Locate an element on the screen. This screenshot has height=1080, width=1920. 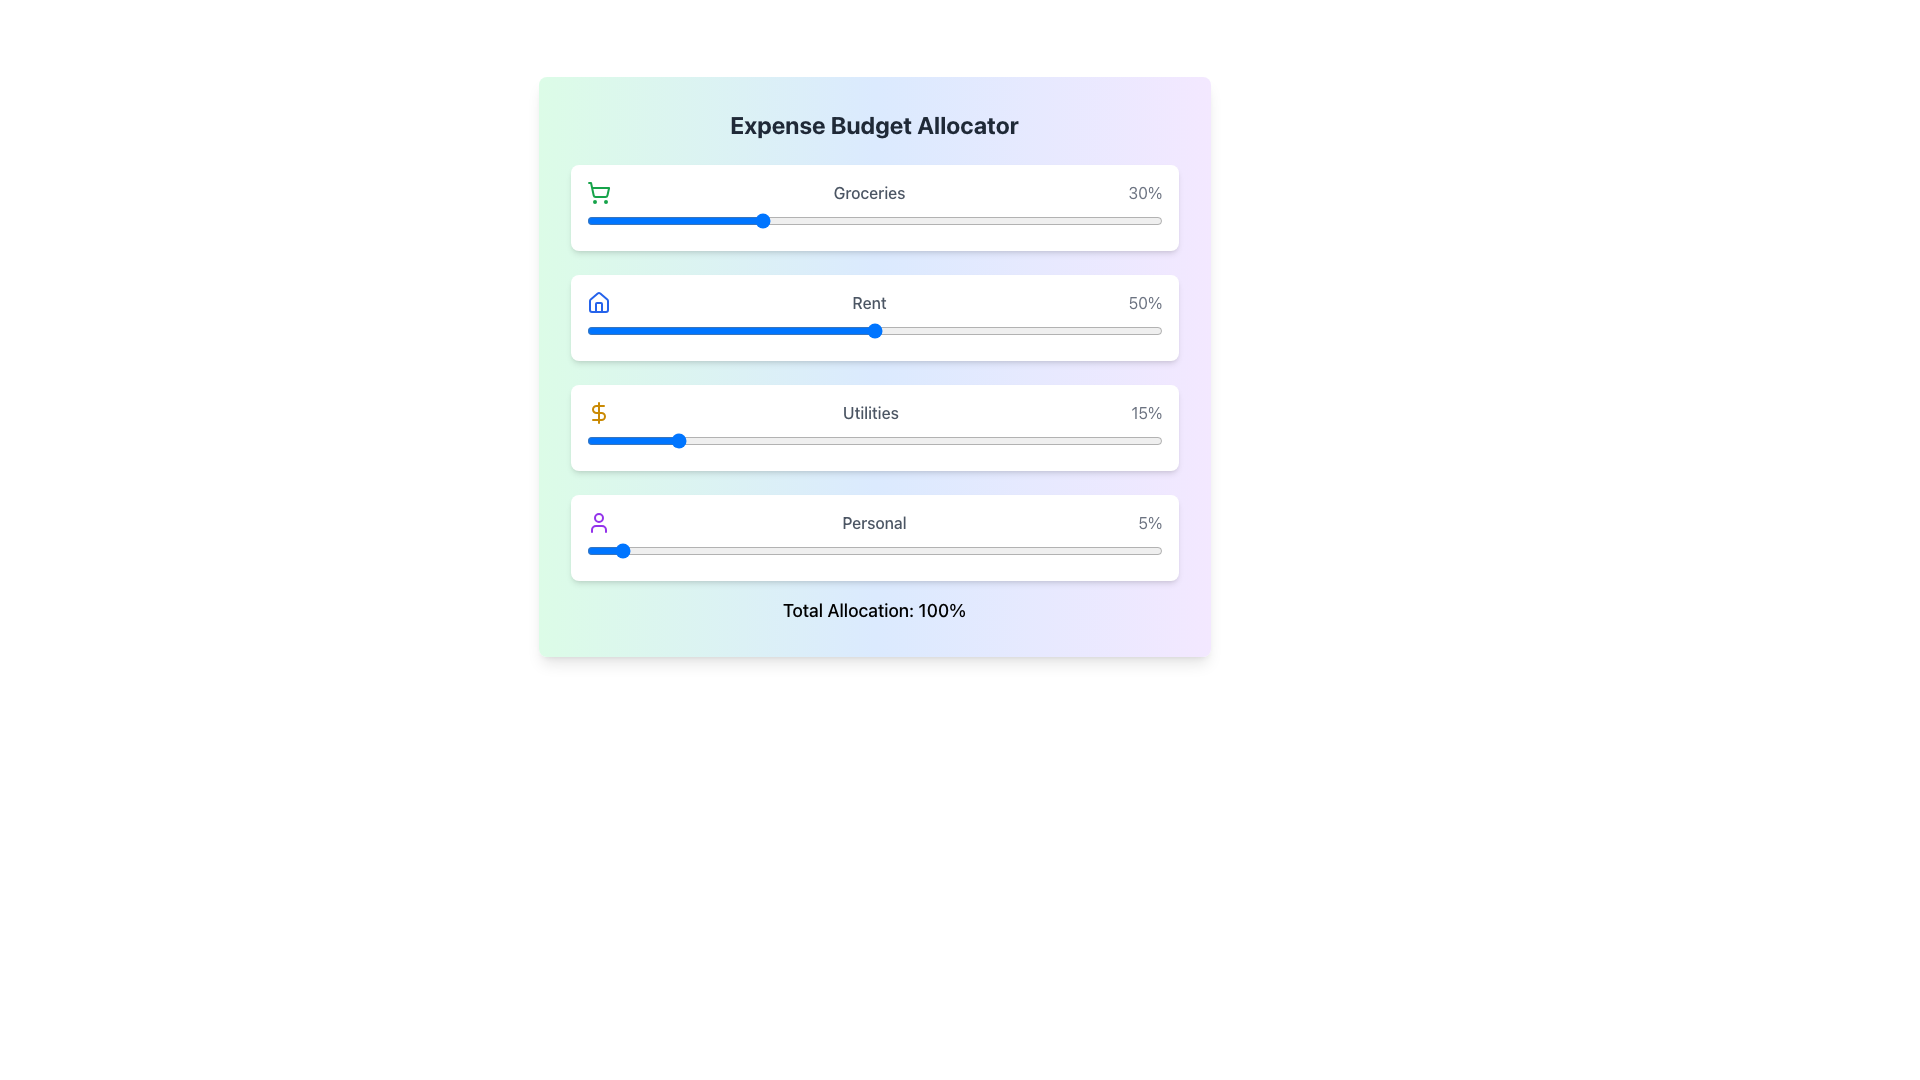
the rent allocation is located at coordinates (591, 330).